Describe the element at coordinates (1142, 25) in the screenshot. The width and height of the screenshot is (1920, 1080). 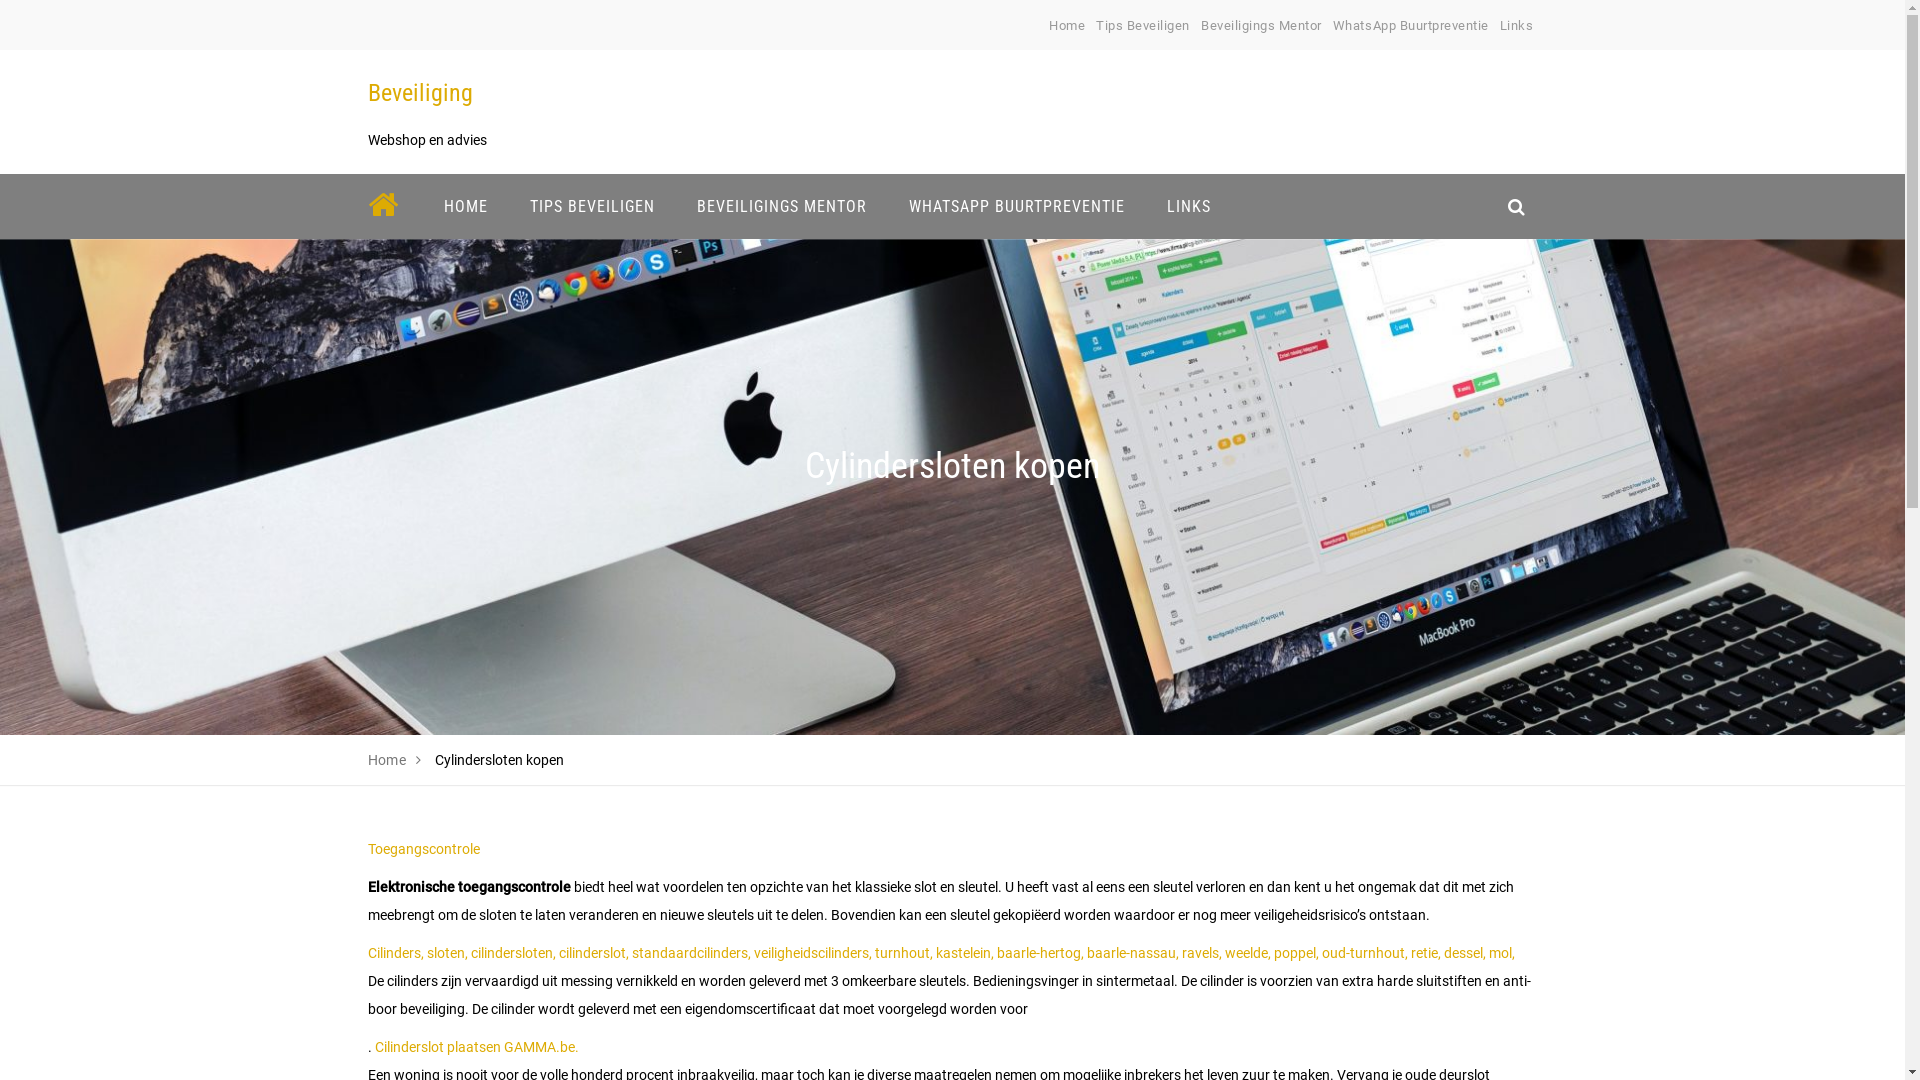
I see `'Tips Beveiligen'` at that location.